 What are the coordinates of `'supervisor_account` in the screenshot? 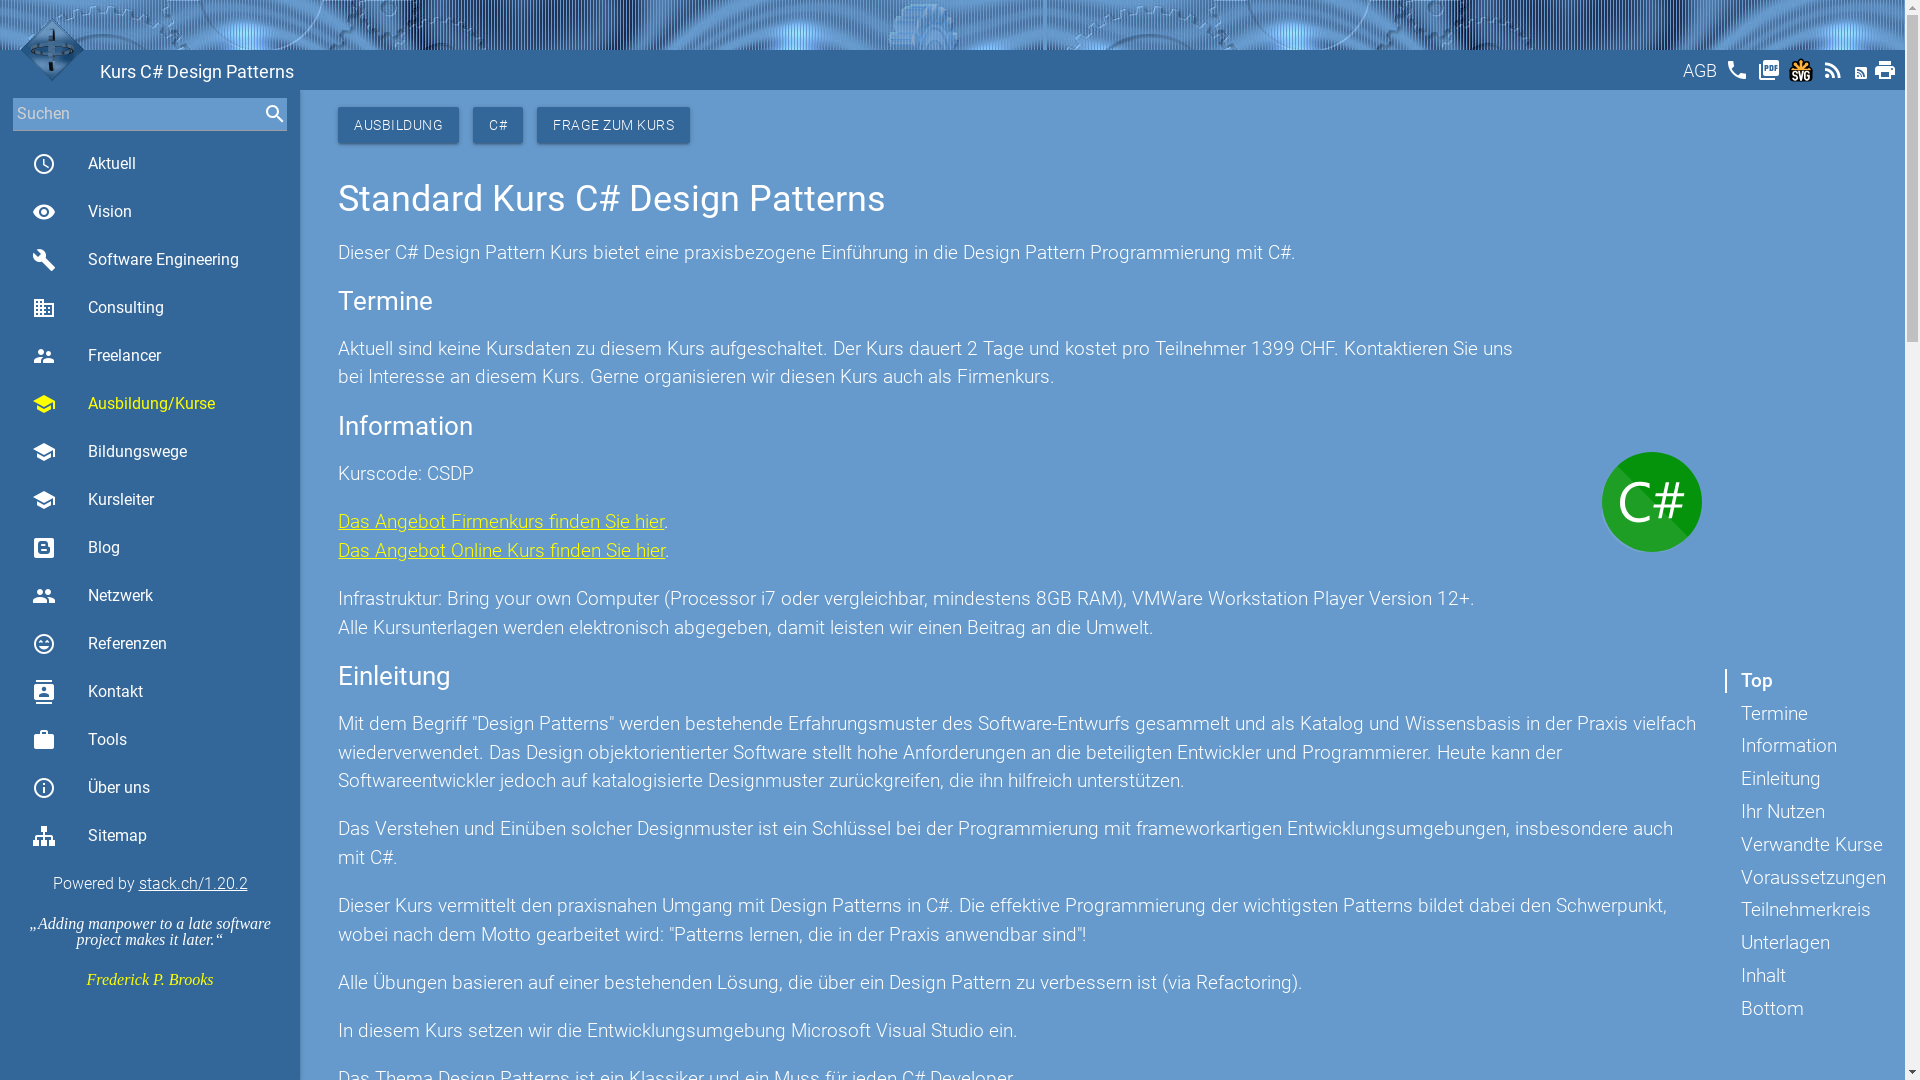 It's located at (148, 354).